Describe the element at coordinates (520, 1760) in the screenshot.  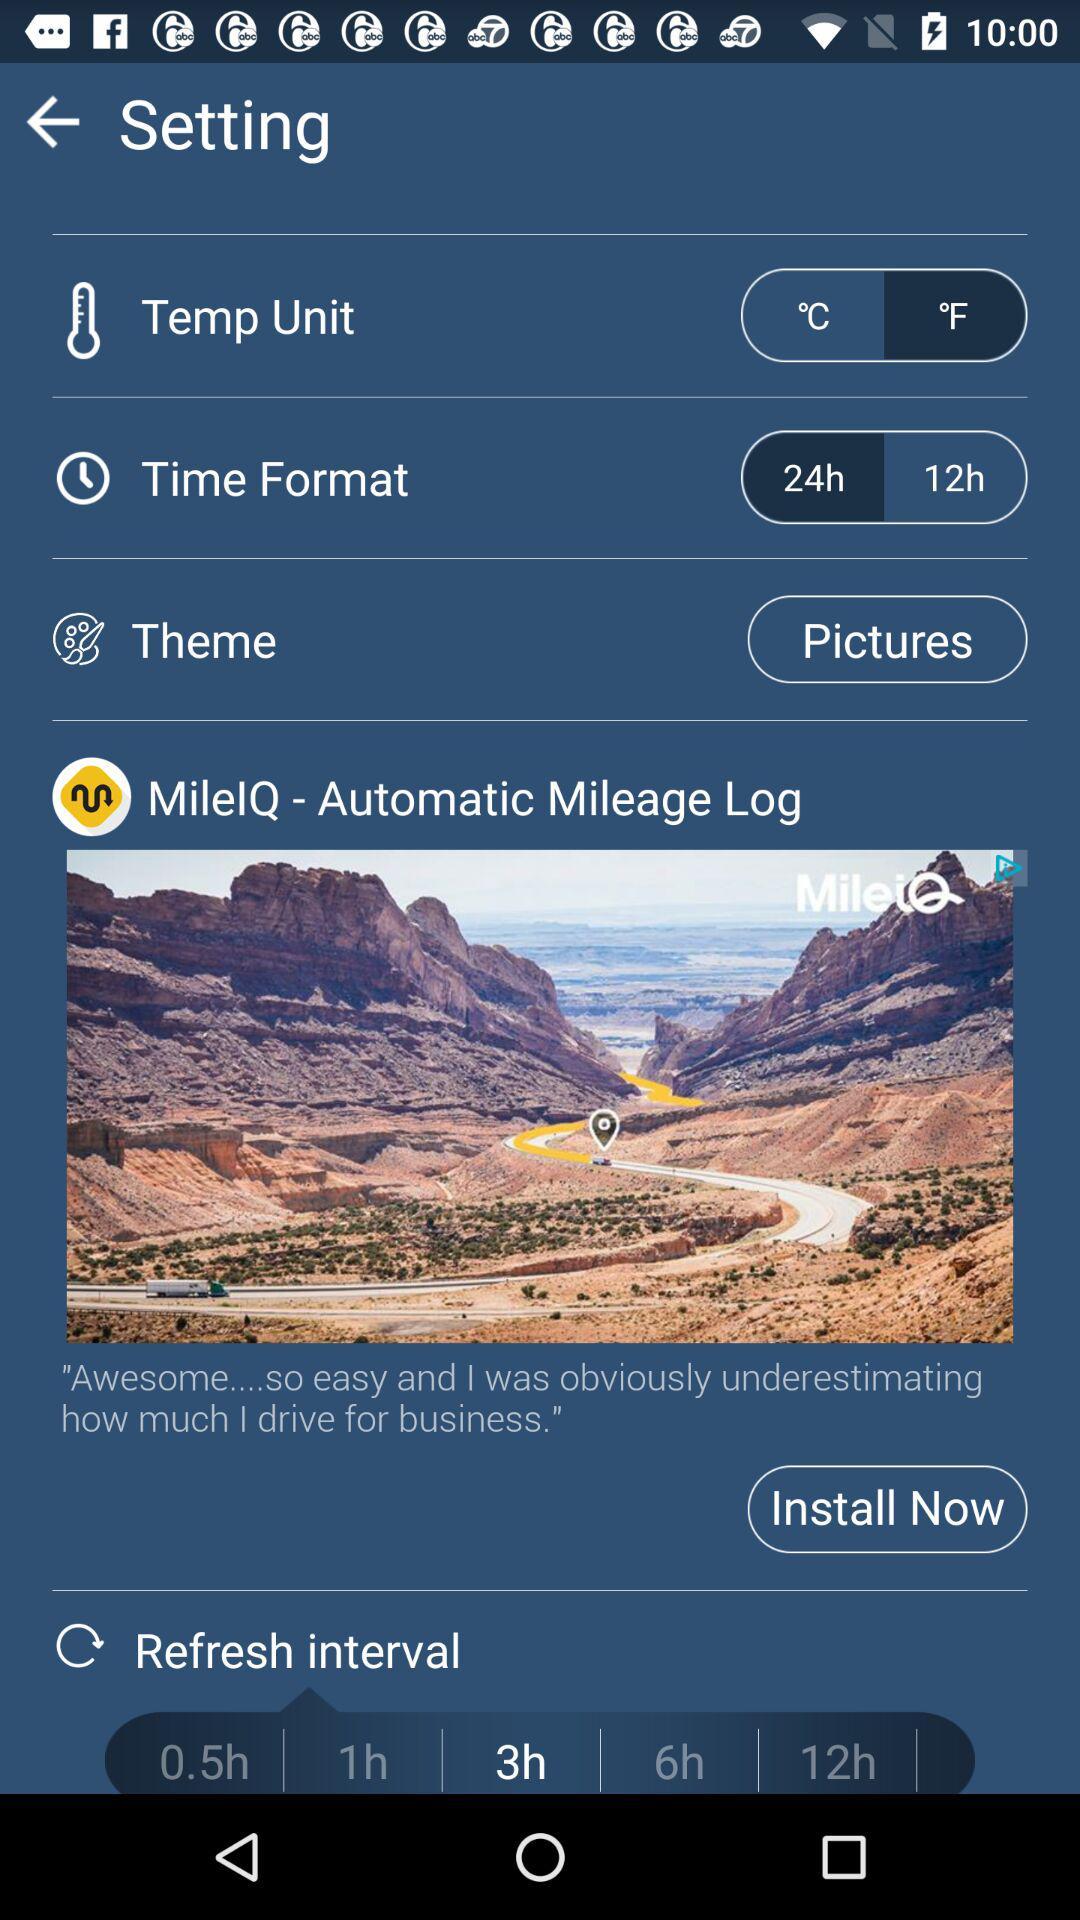
I see `the item to the right of the 1h item` at that location.